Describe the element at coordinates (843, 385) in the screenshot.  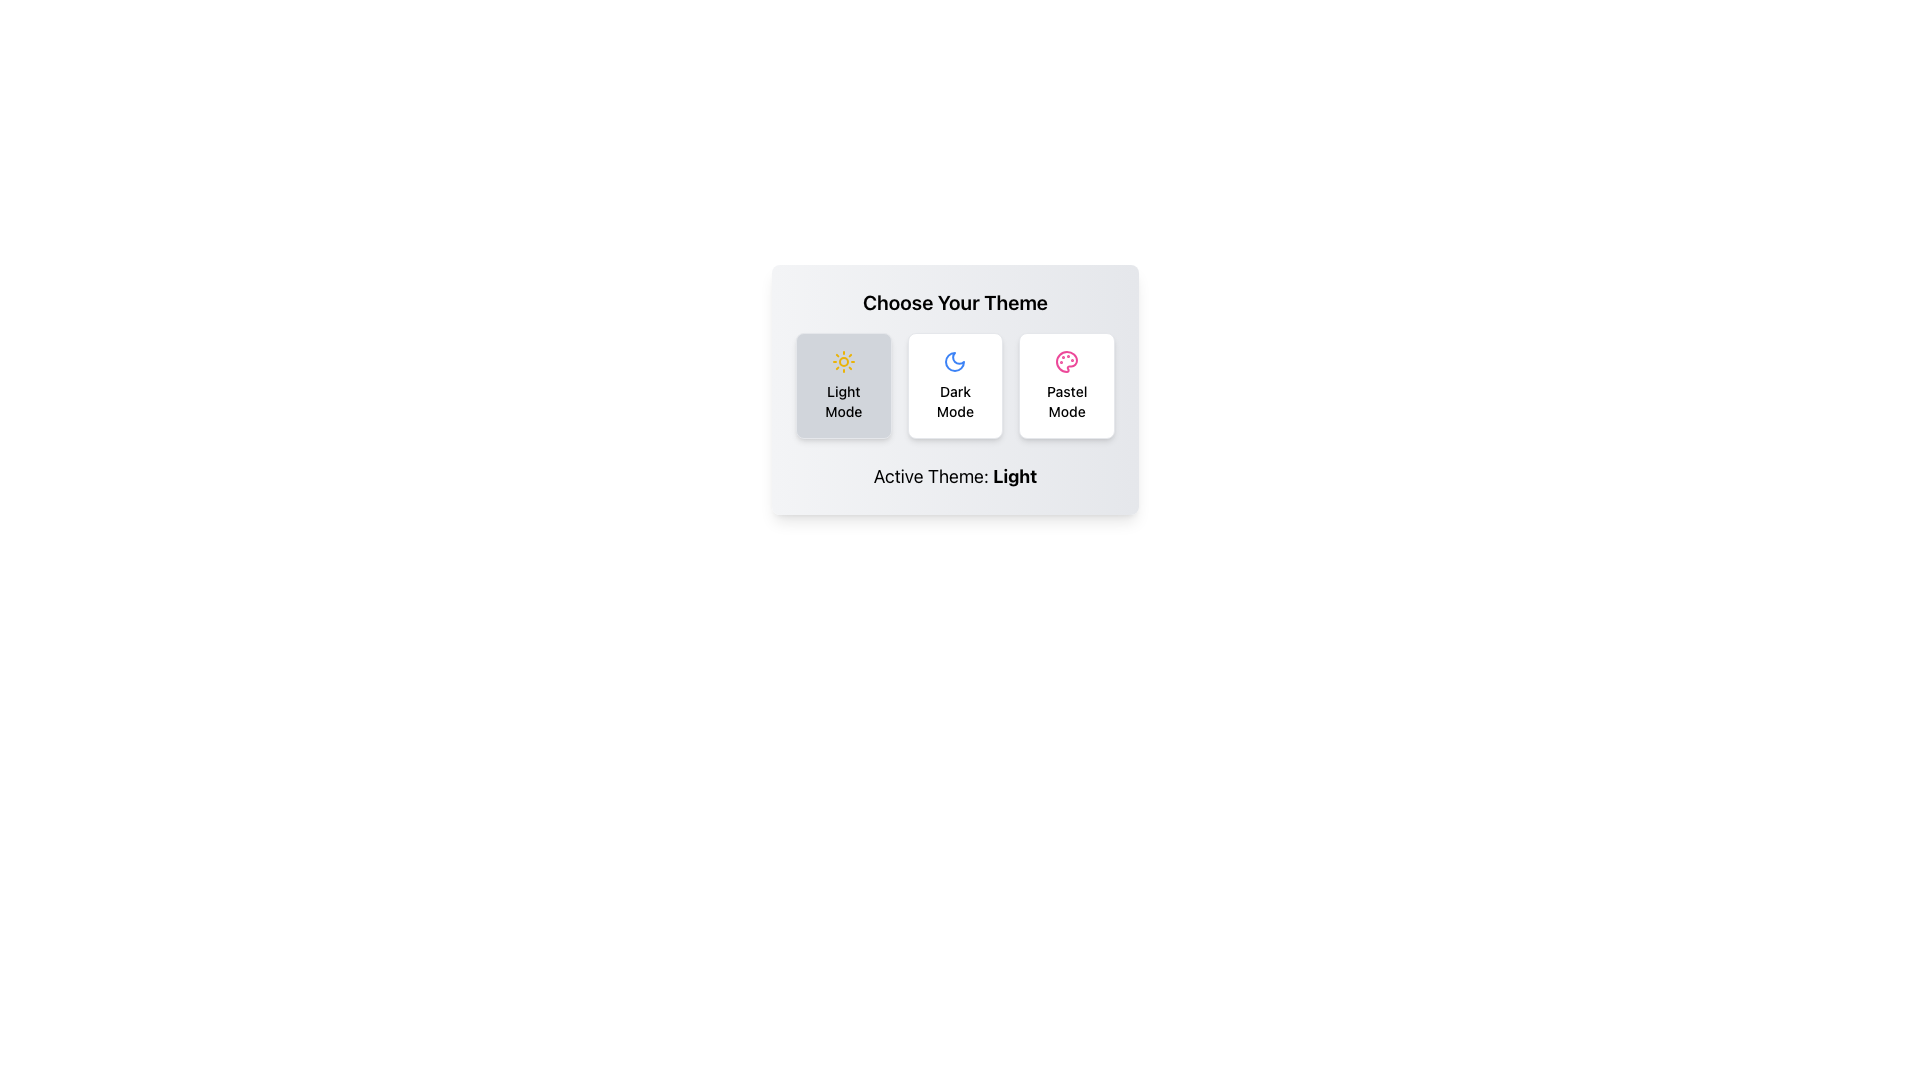
I see `the 'Light Mode' selectable card, which is the first card in a grid layout positioned below the heading 'Choose Your Theme'` at that location.